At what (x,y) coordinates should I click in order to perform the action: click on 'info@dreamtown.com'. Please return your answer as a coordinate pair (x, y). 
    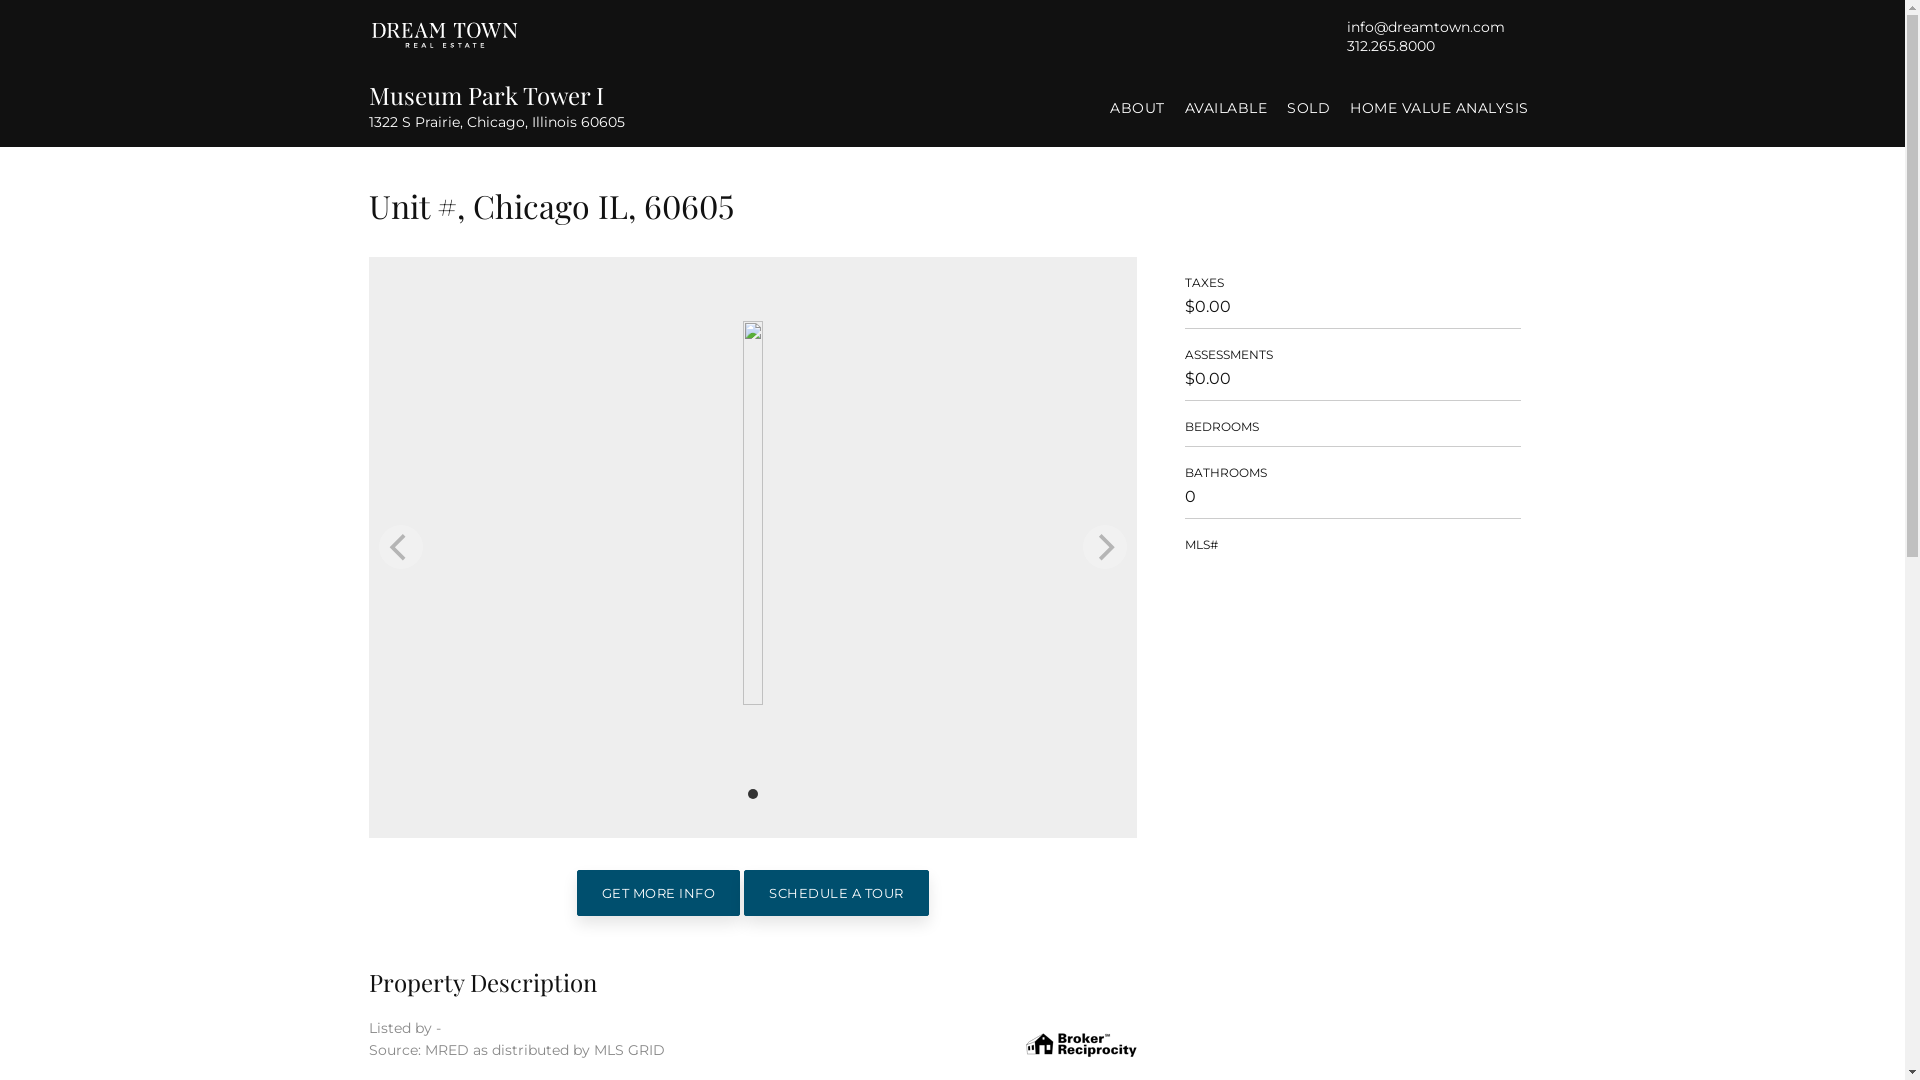
    Looking at the image, I should click on (1424, 27).